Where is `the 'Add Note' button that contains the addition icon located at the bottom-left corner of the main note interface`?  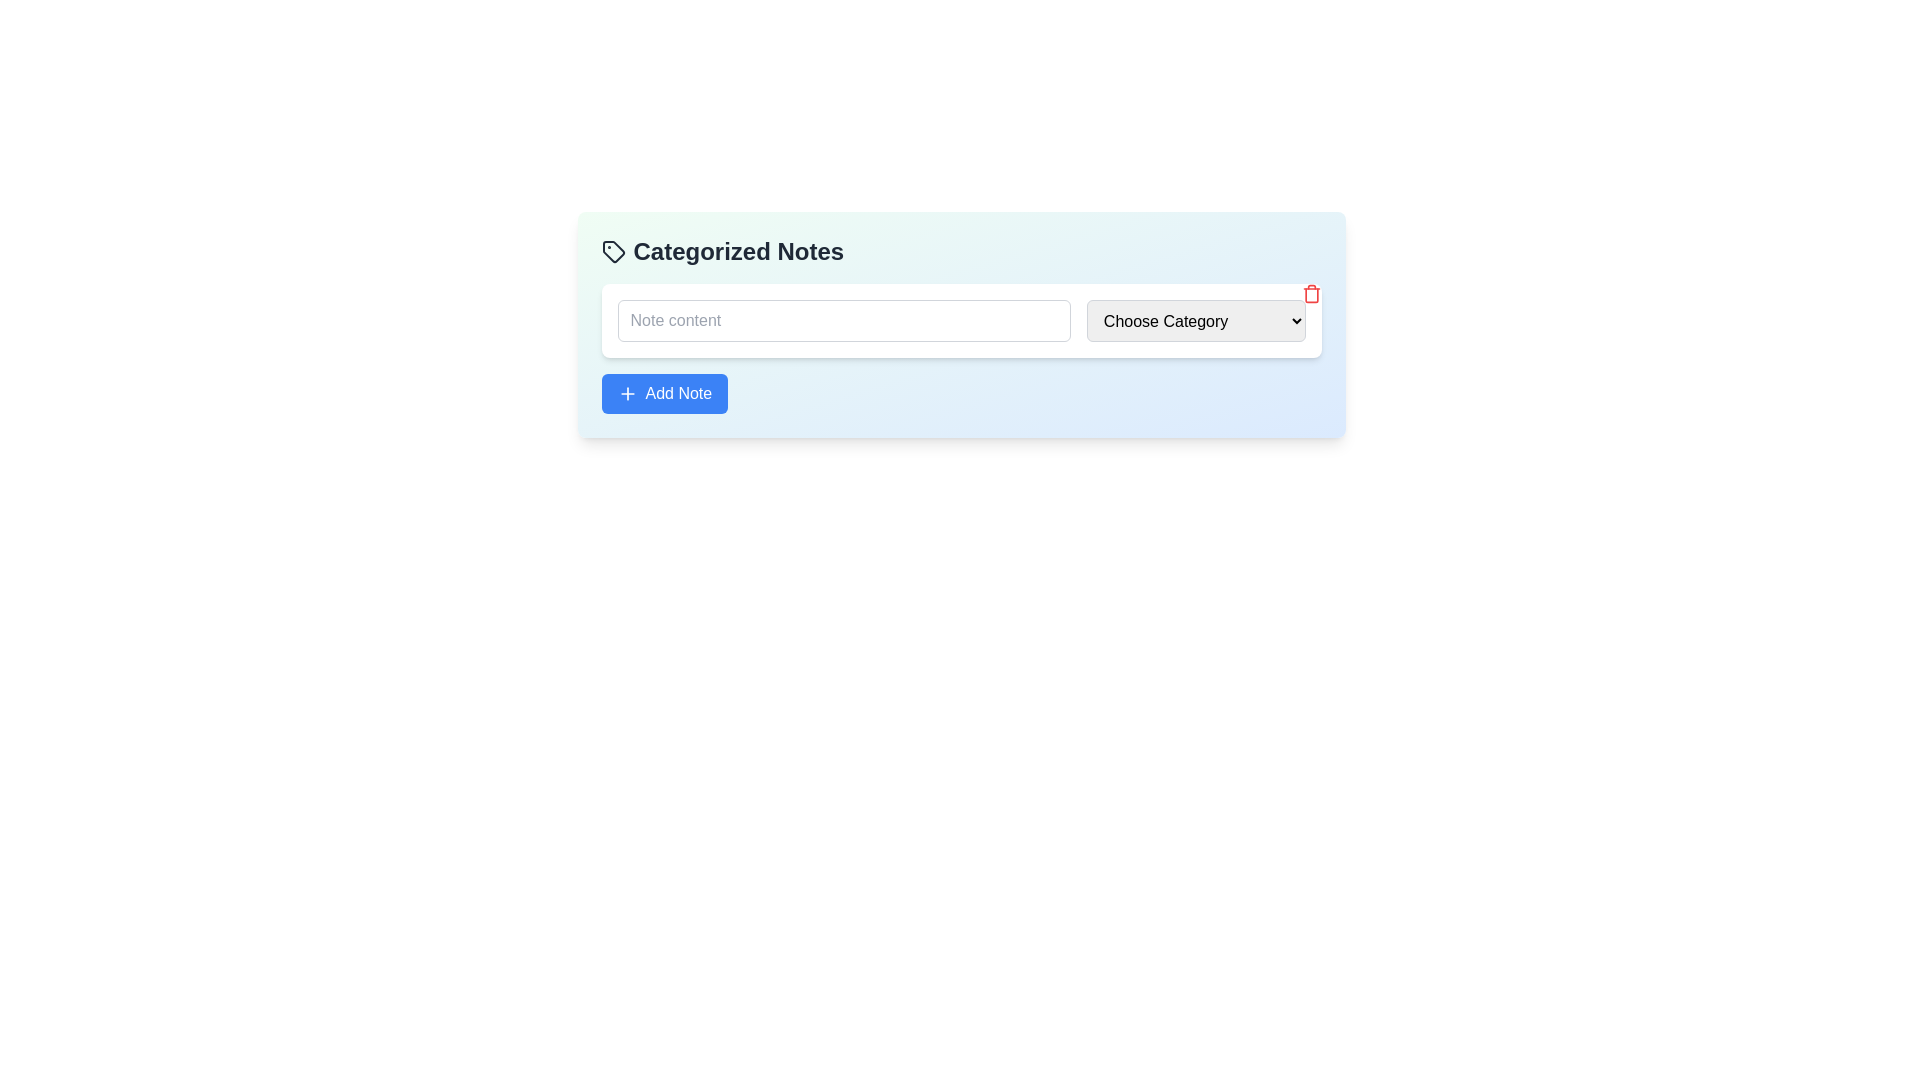
the 'Add Note' button that contains the addition icon located at the bottom-left corner of the main note interface is located at coordinates (626, 393).